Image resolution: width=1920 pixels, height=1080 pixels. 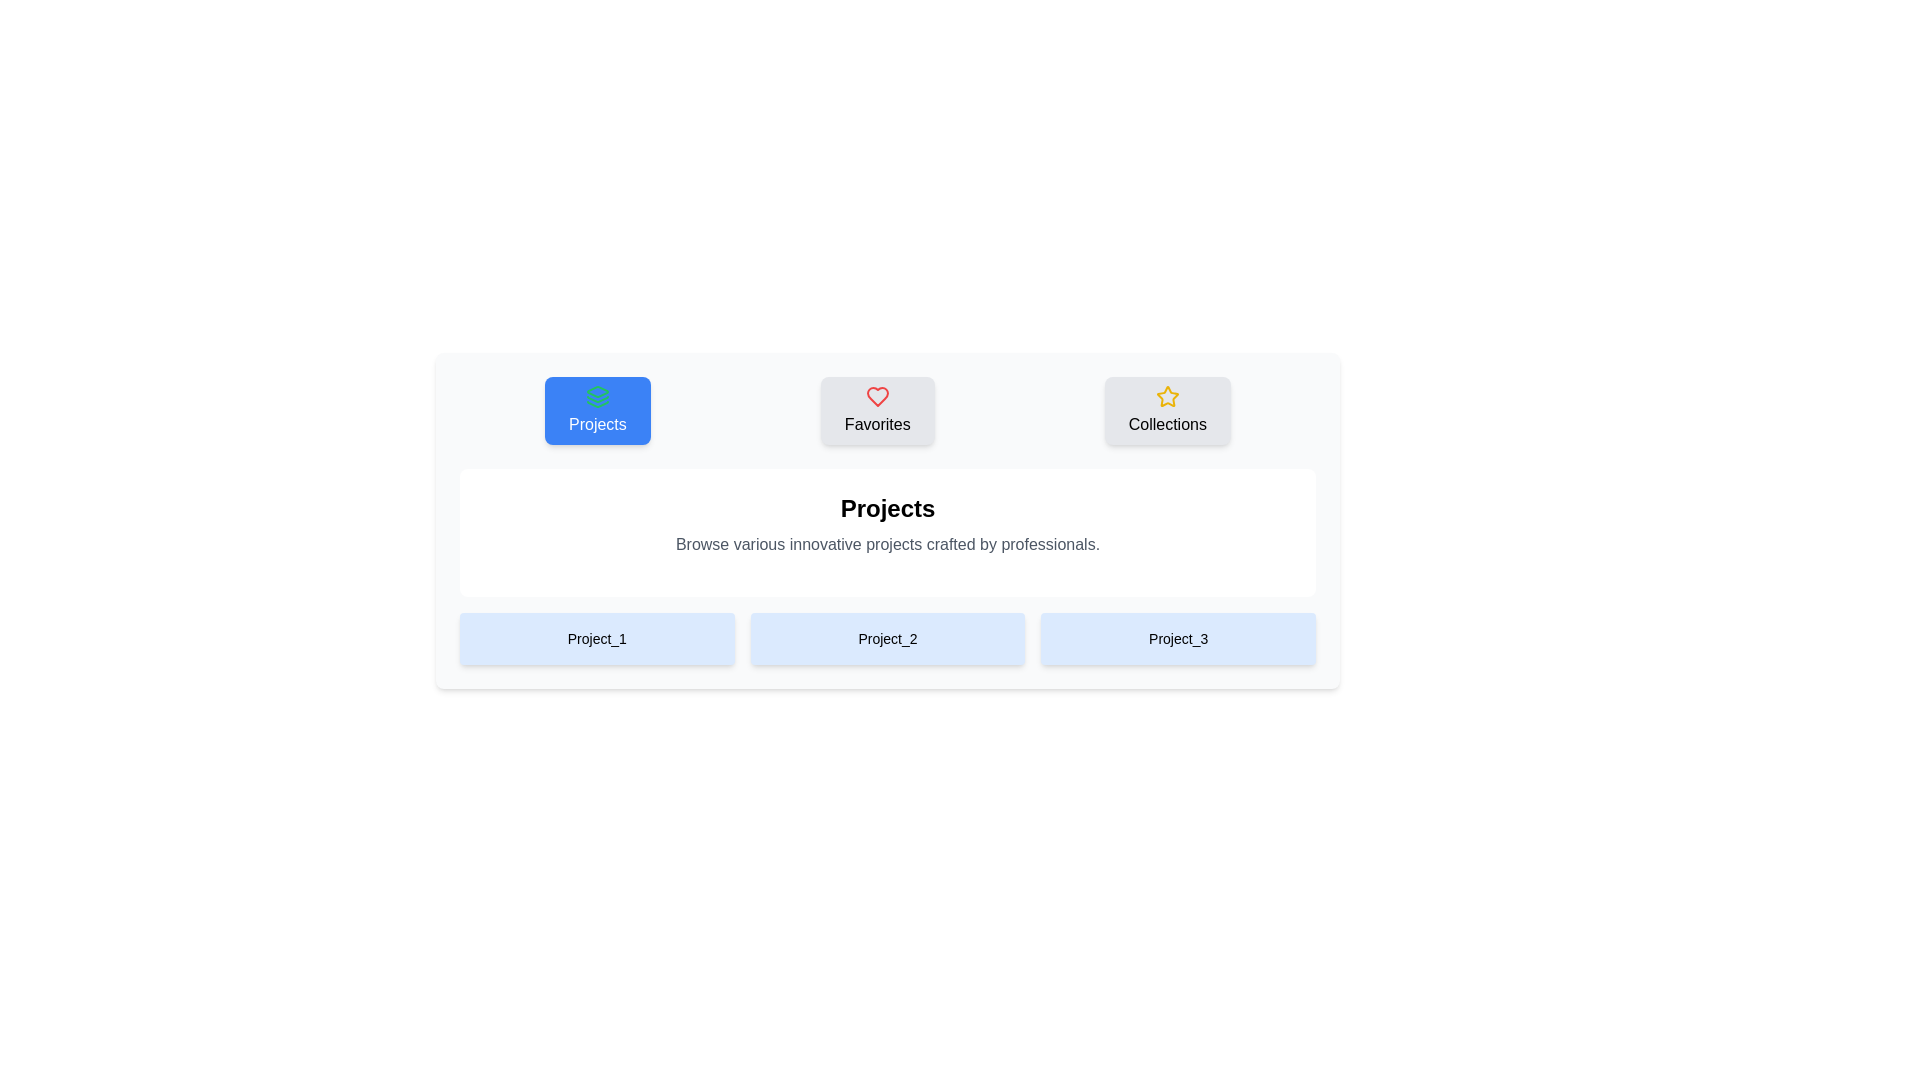 I want to click on the Collections tab by clicking on it, so click(x=1167, y=410).